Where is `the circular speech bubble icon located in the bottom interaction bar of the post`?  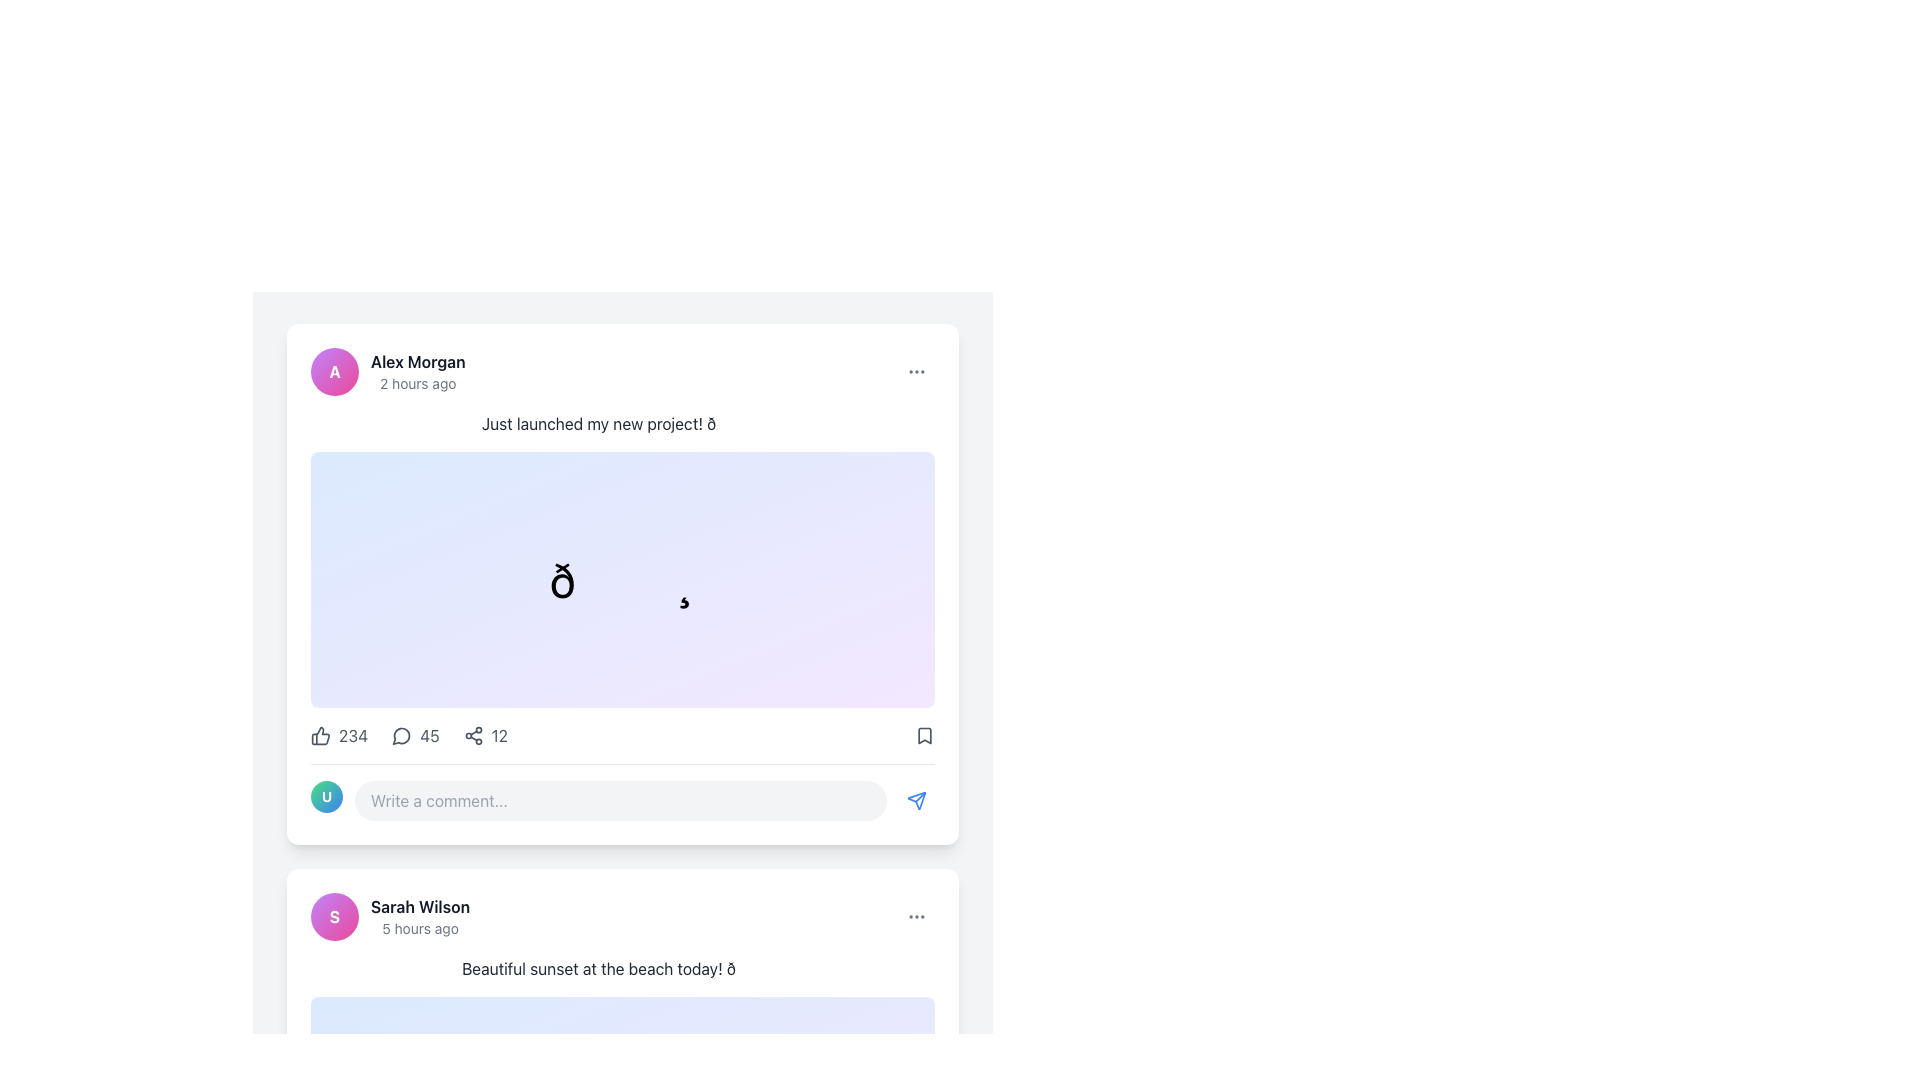 the circular speech bubble icon located in the bottom interaction bar of the post is located at coordinates (401, 736).